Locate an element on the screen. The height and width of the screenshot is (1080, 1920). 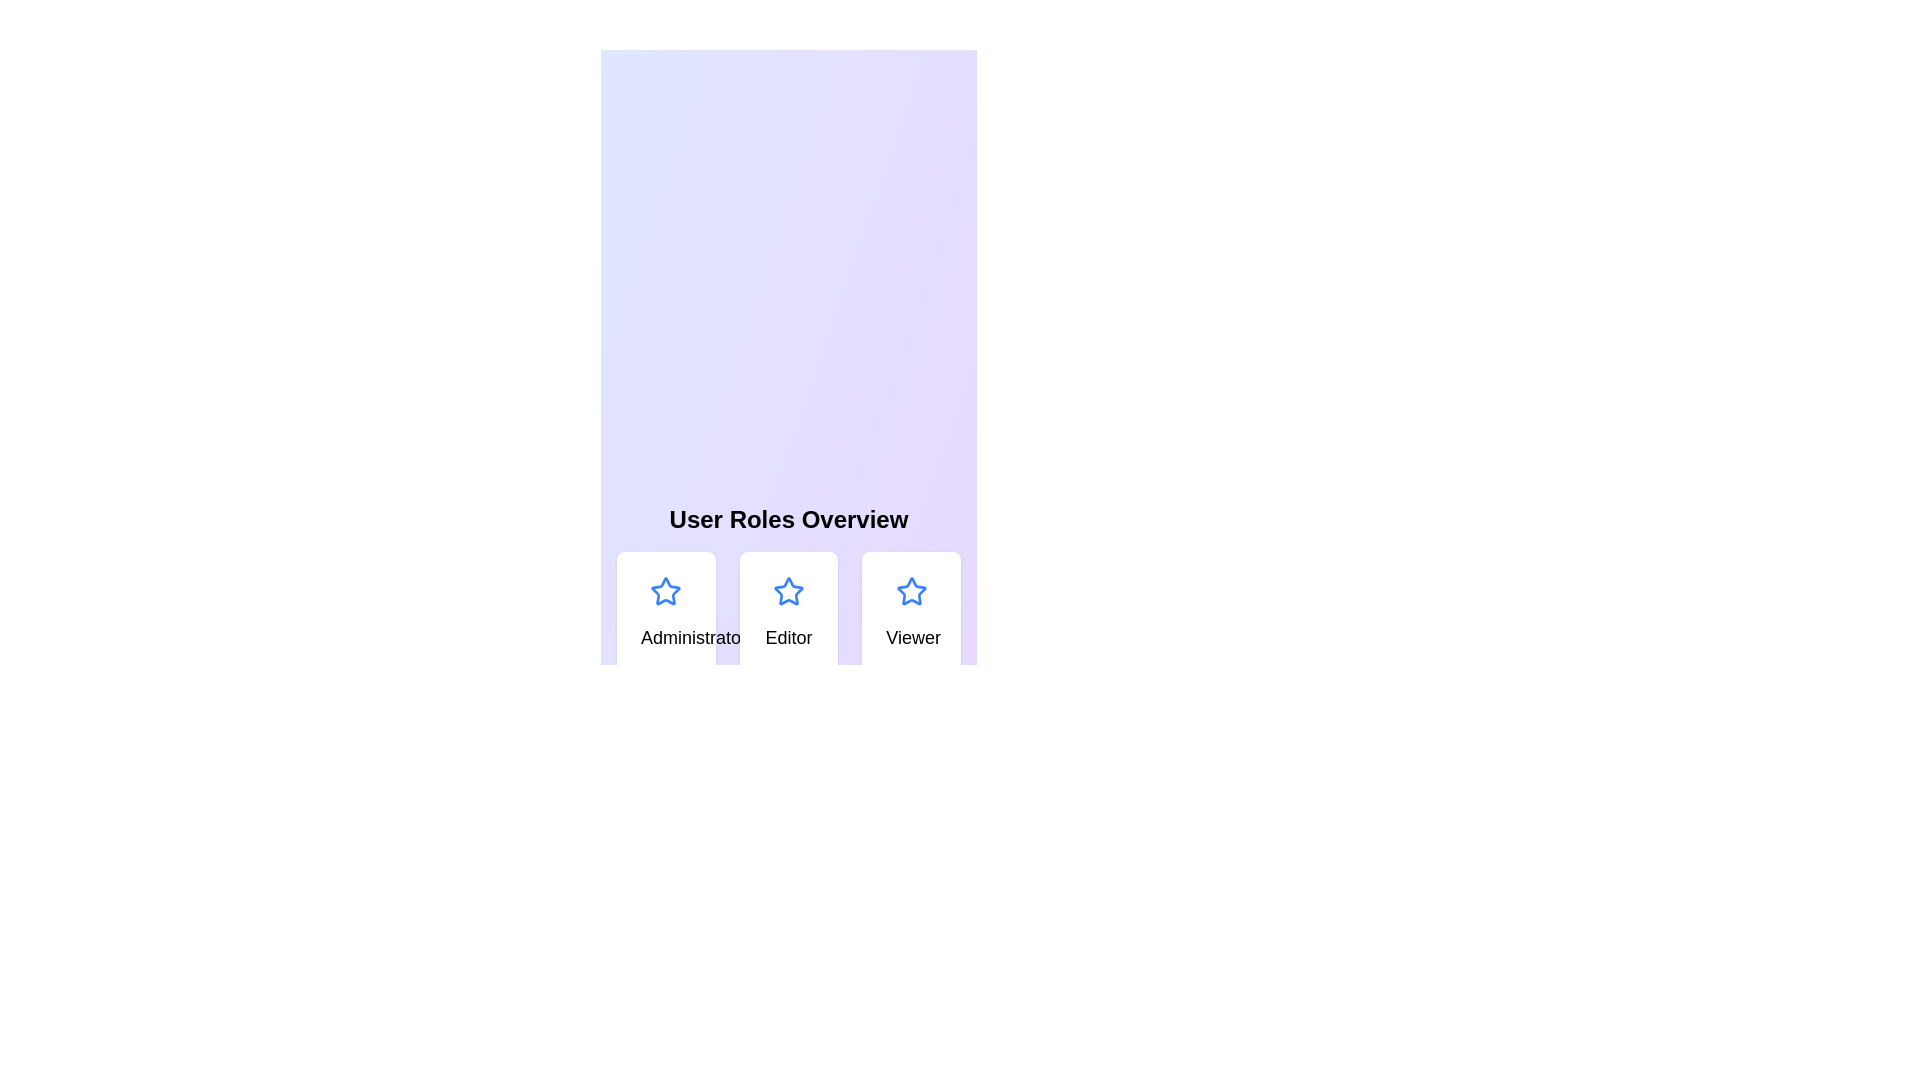
the star icon that represents the 'Viewer' role in the 'User Roles Overview' section, which is the third icon in a horizontal row of three is located at coordinates (910, 590).